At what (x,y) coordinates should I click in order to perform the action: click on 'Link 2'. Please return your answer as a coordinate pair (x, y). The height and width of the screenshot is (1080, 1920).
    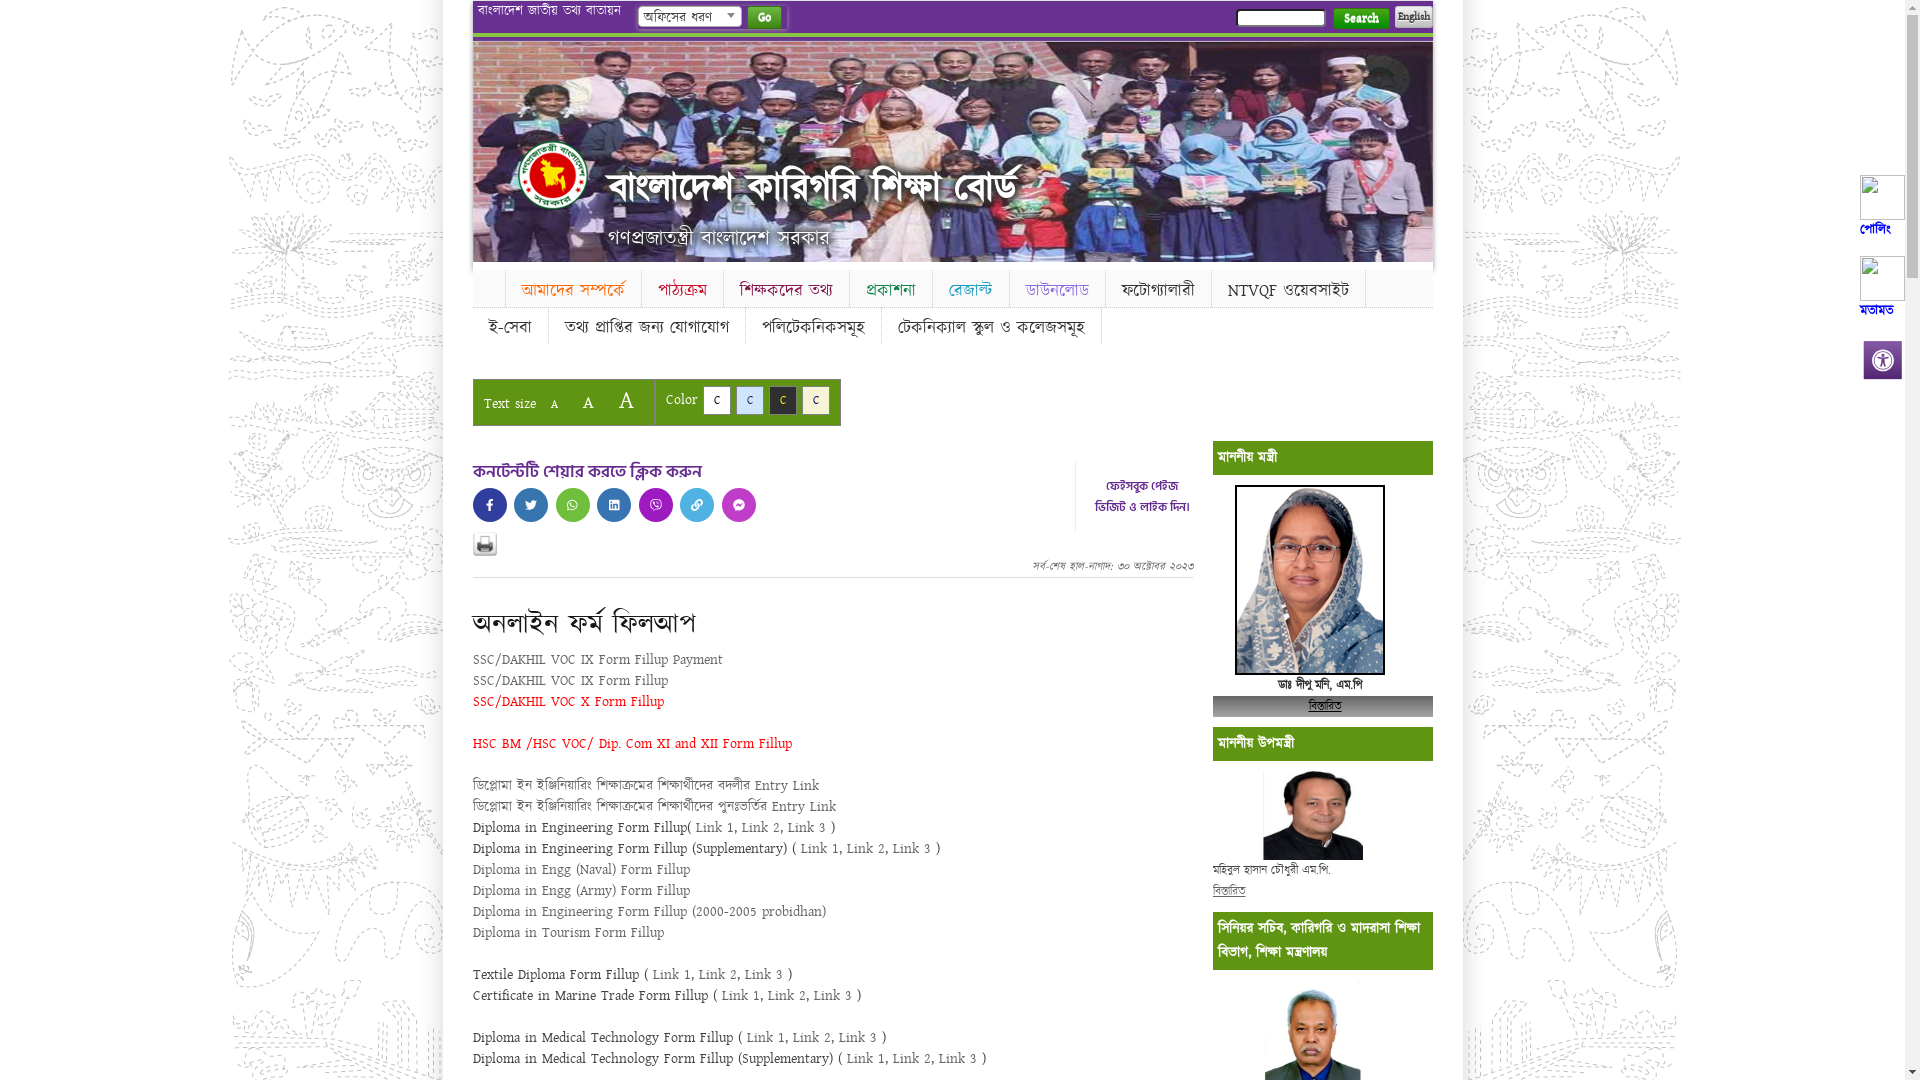
    Looking at the image, I should click on (697, 974).